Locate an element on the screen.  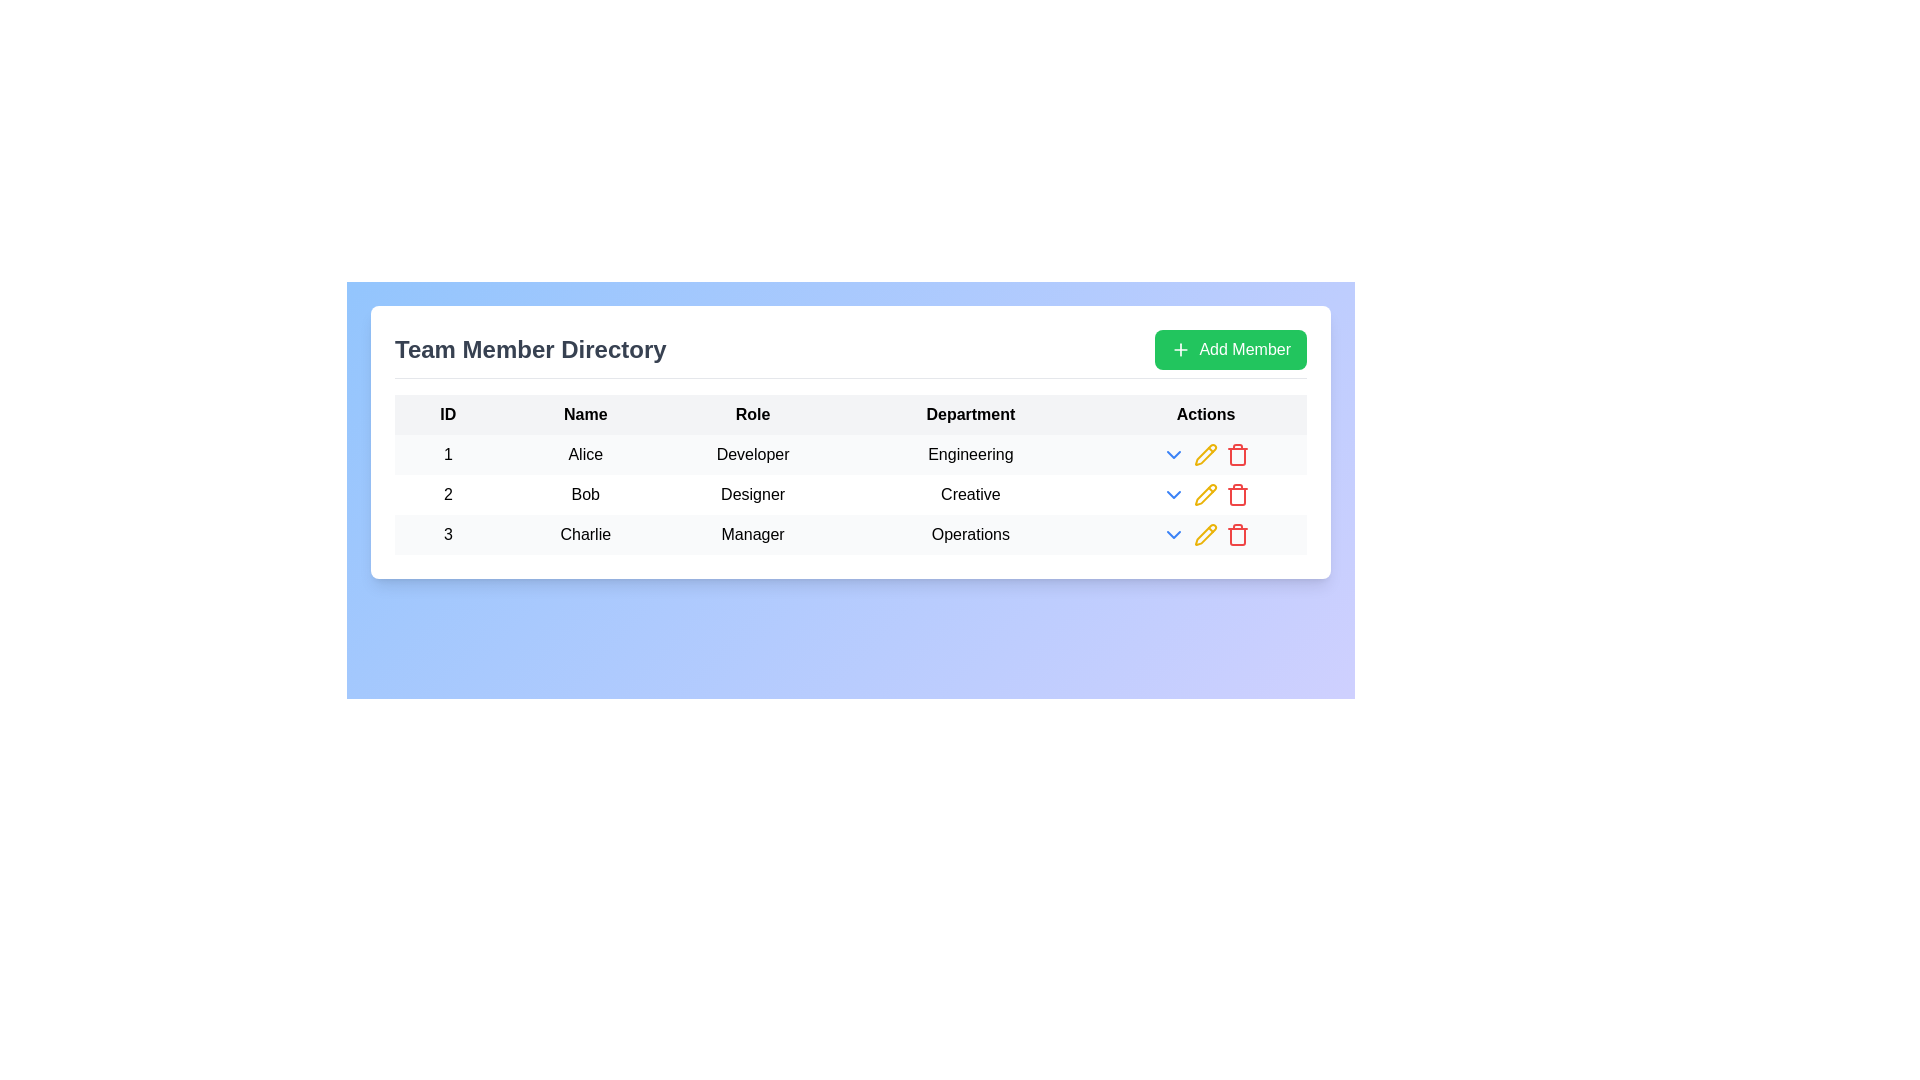
the bold, black number '1' in the 'ID' column of the table, which is aligned with the row containing 'Alice', 'Developer', and 'Engineering' is located at coordinates (447, 455).